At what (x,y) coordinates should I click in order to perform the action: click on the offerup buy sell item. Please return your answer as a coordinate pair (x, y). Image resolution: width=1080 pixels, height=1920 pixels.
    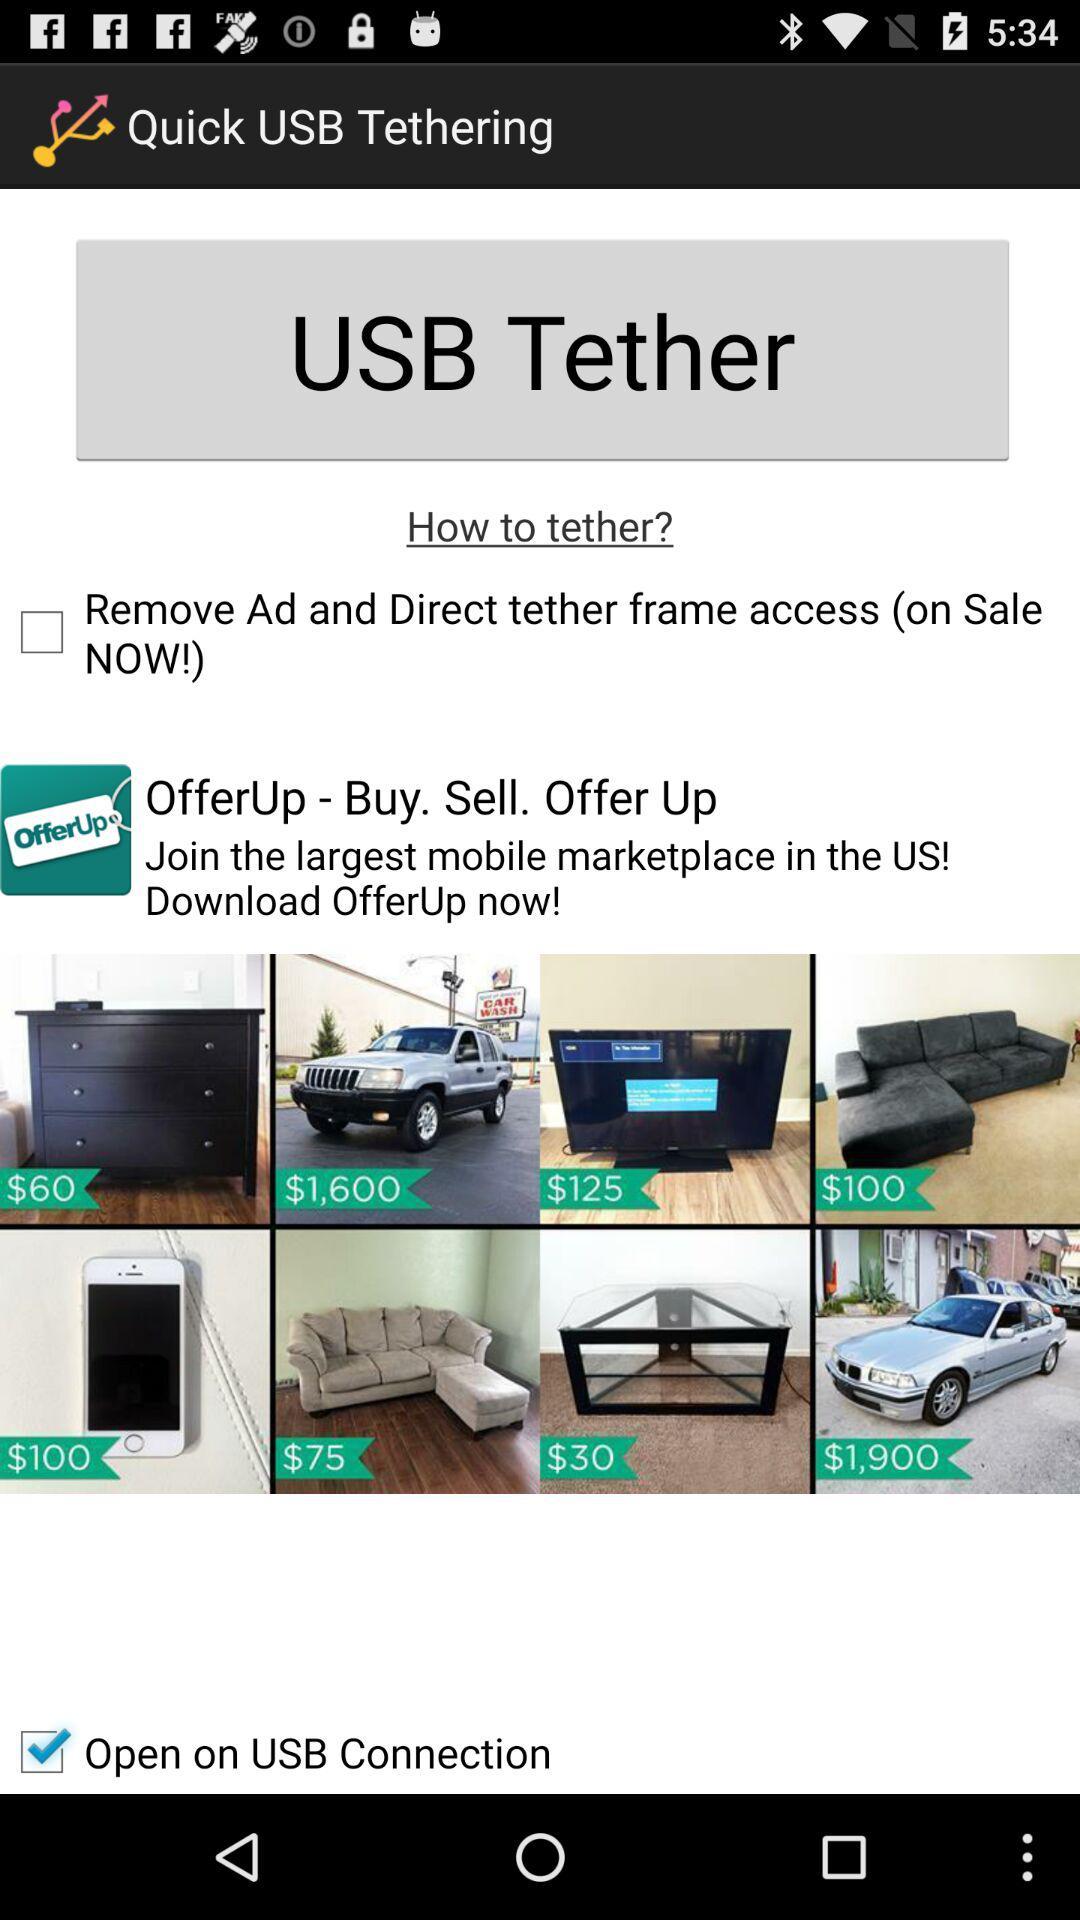
    Looking at the image, I should click on (430, 795).